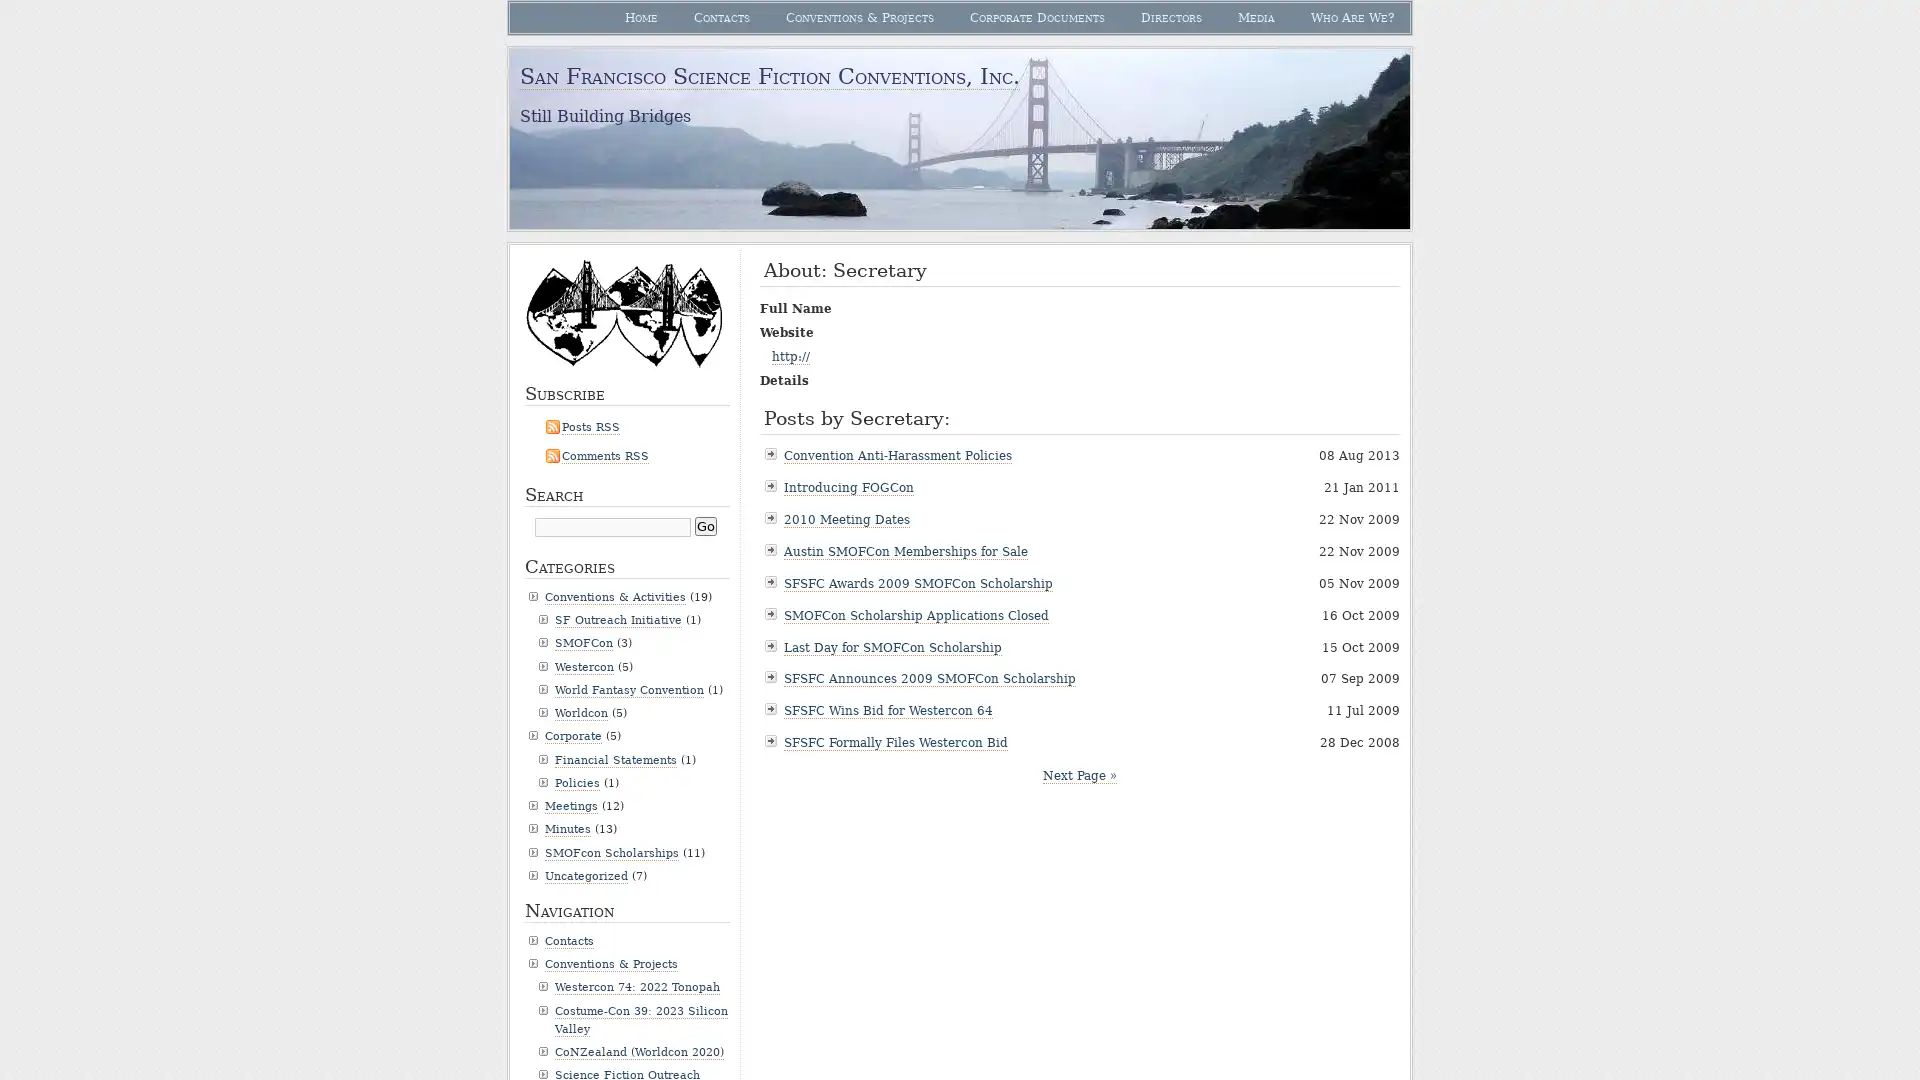 The image size is (1920, 1080). I want to click on Go, so click(705, 524).